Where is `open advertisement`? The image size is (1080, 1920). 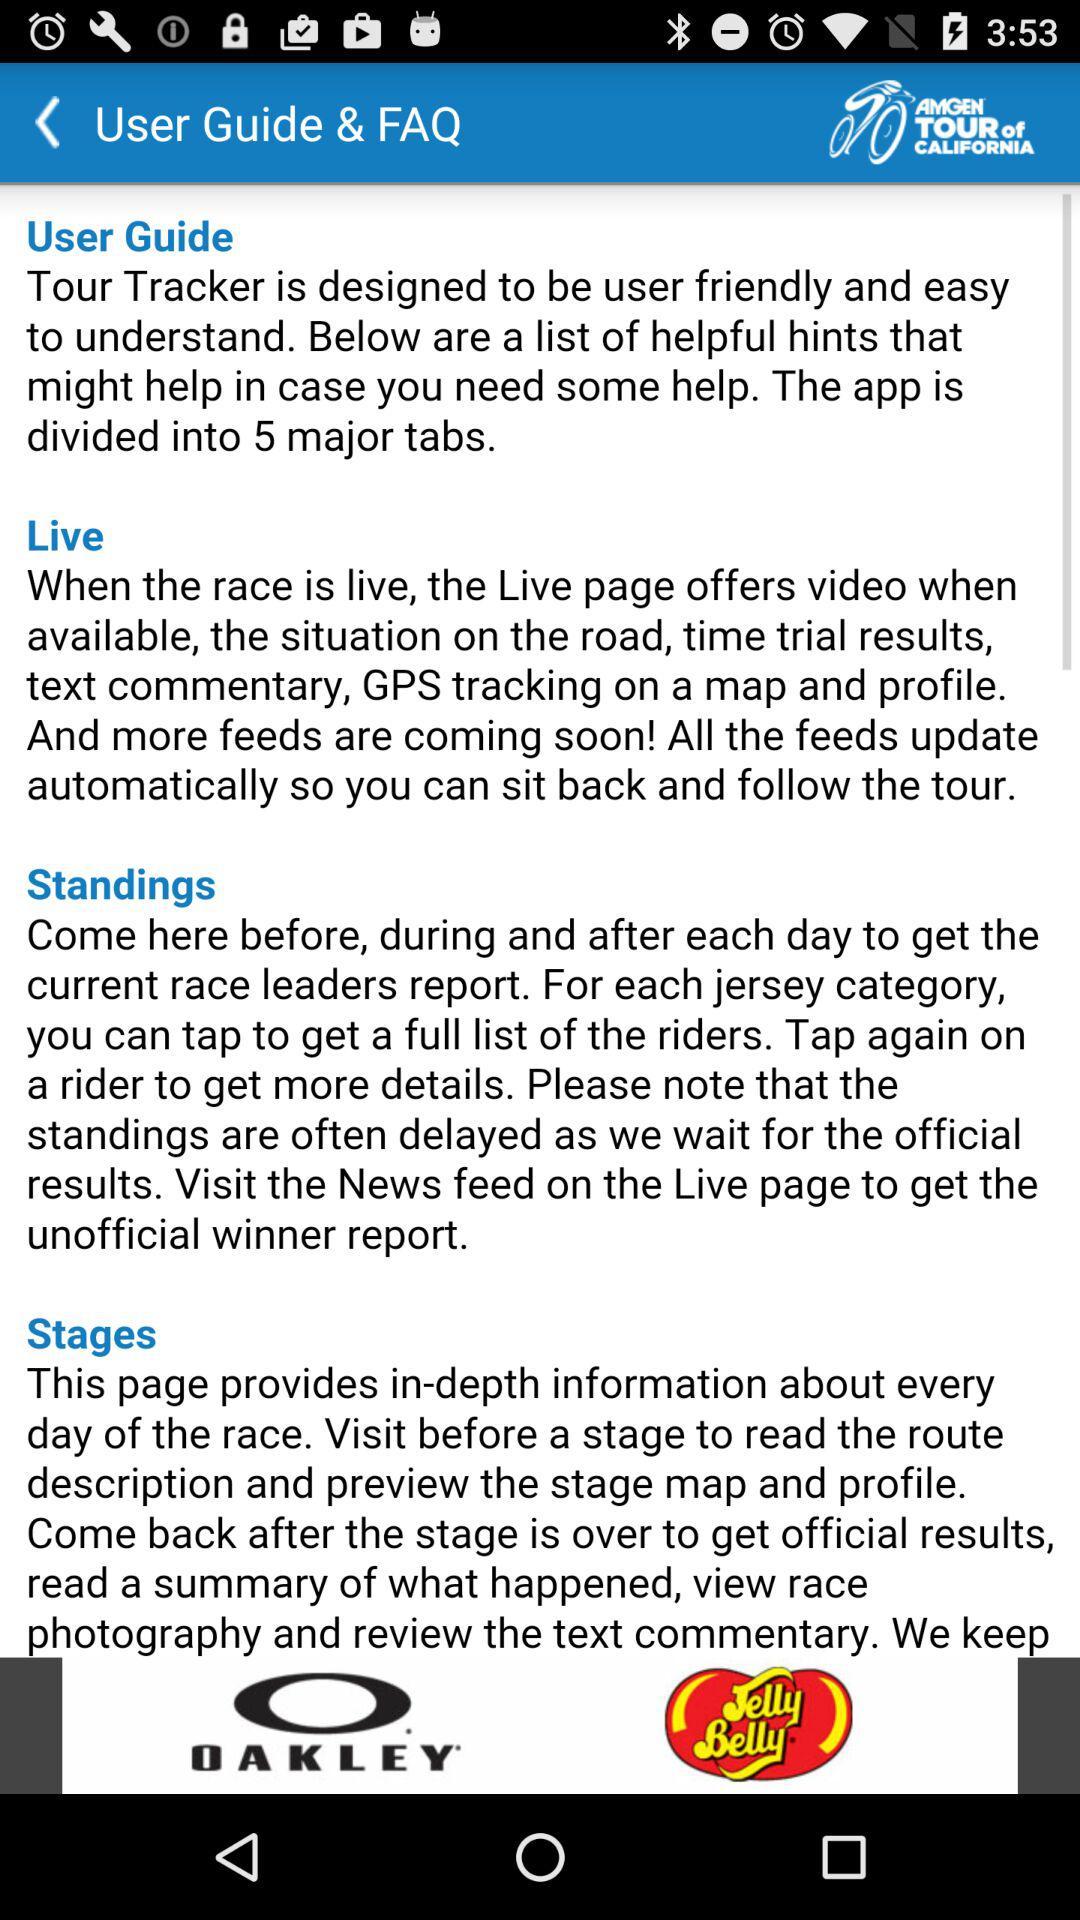 open advertisement is located at coordinates (540, 1724).